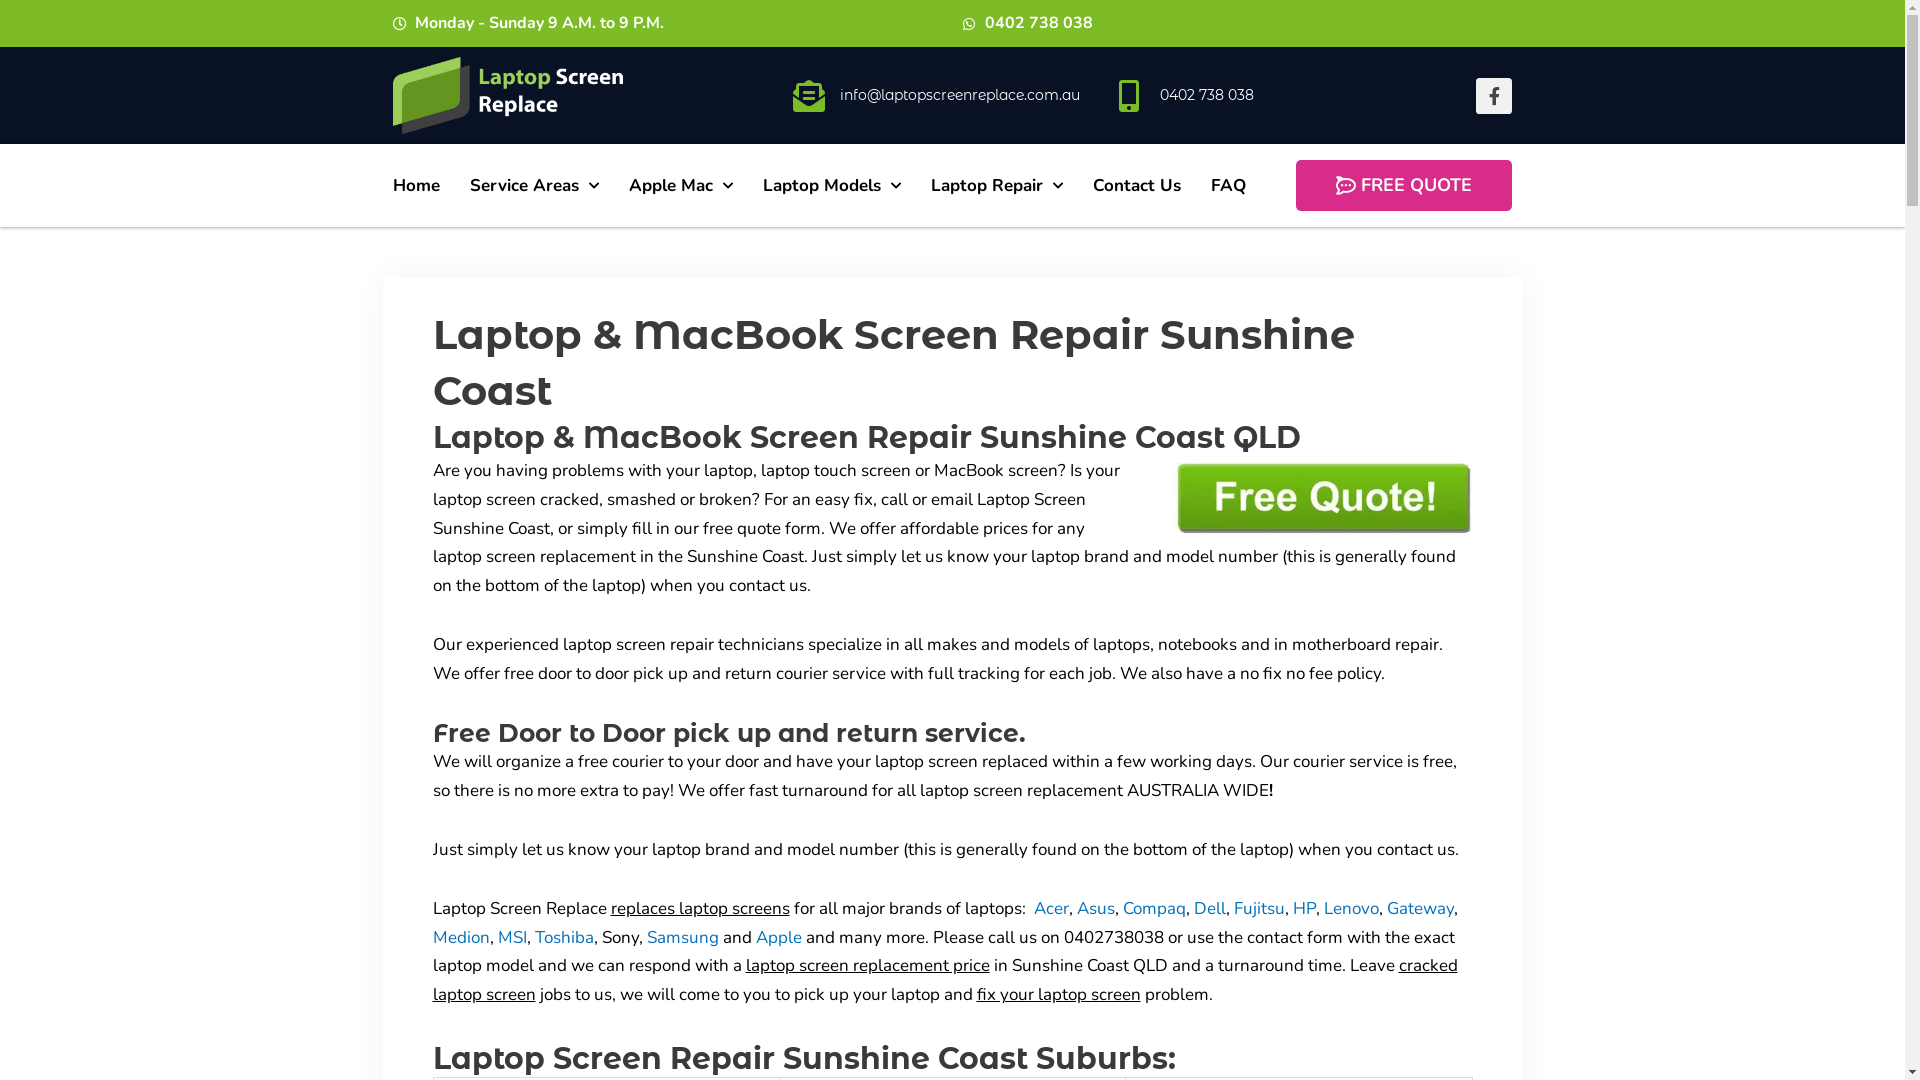  Describe the element at coordinates (1033, 908) in the screenshot. I see `'Acer'` at that location.